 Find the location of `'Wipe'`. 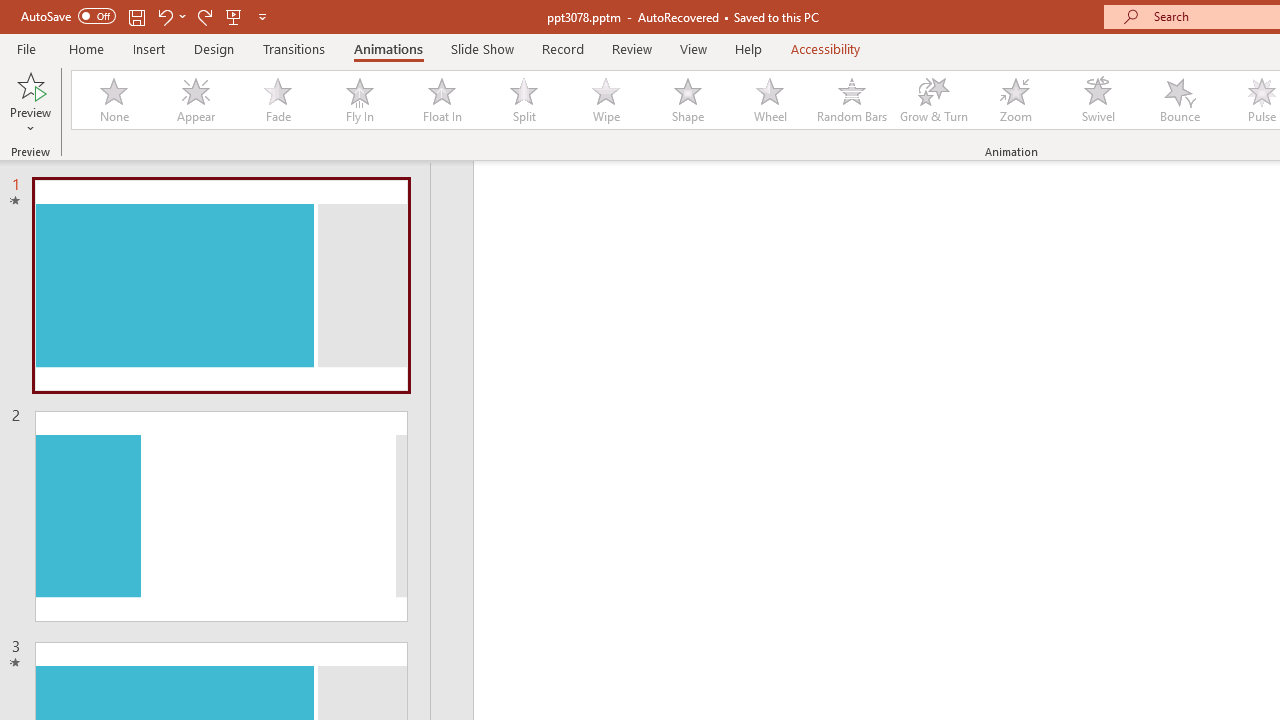

'Wipe' is located at coordinates (604, 100).